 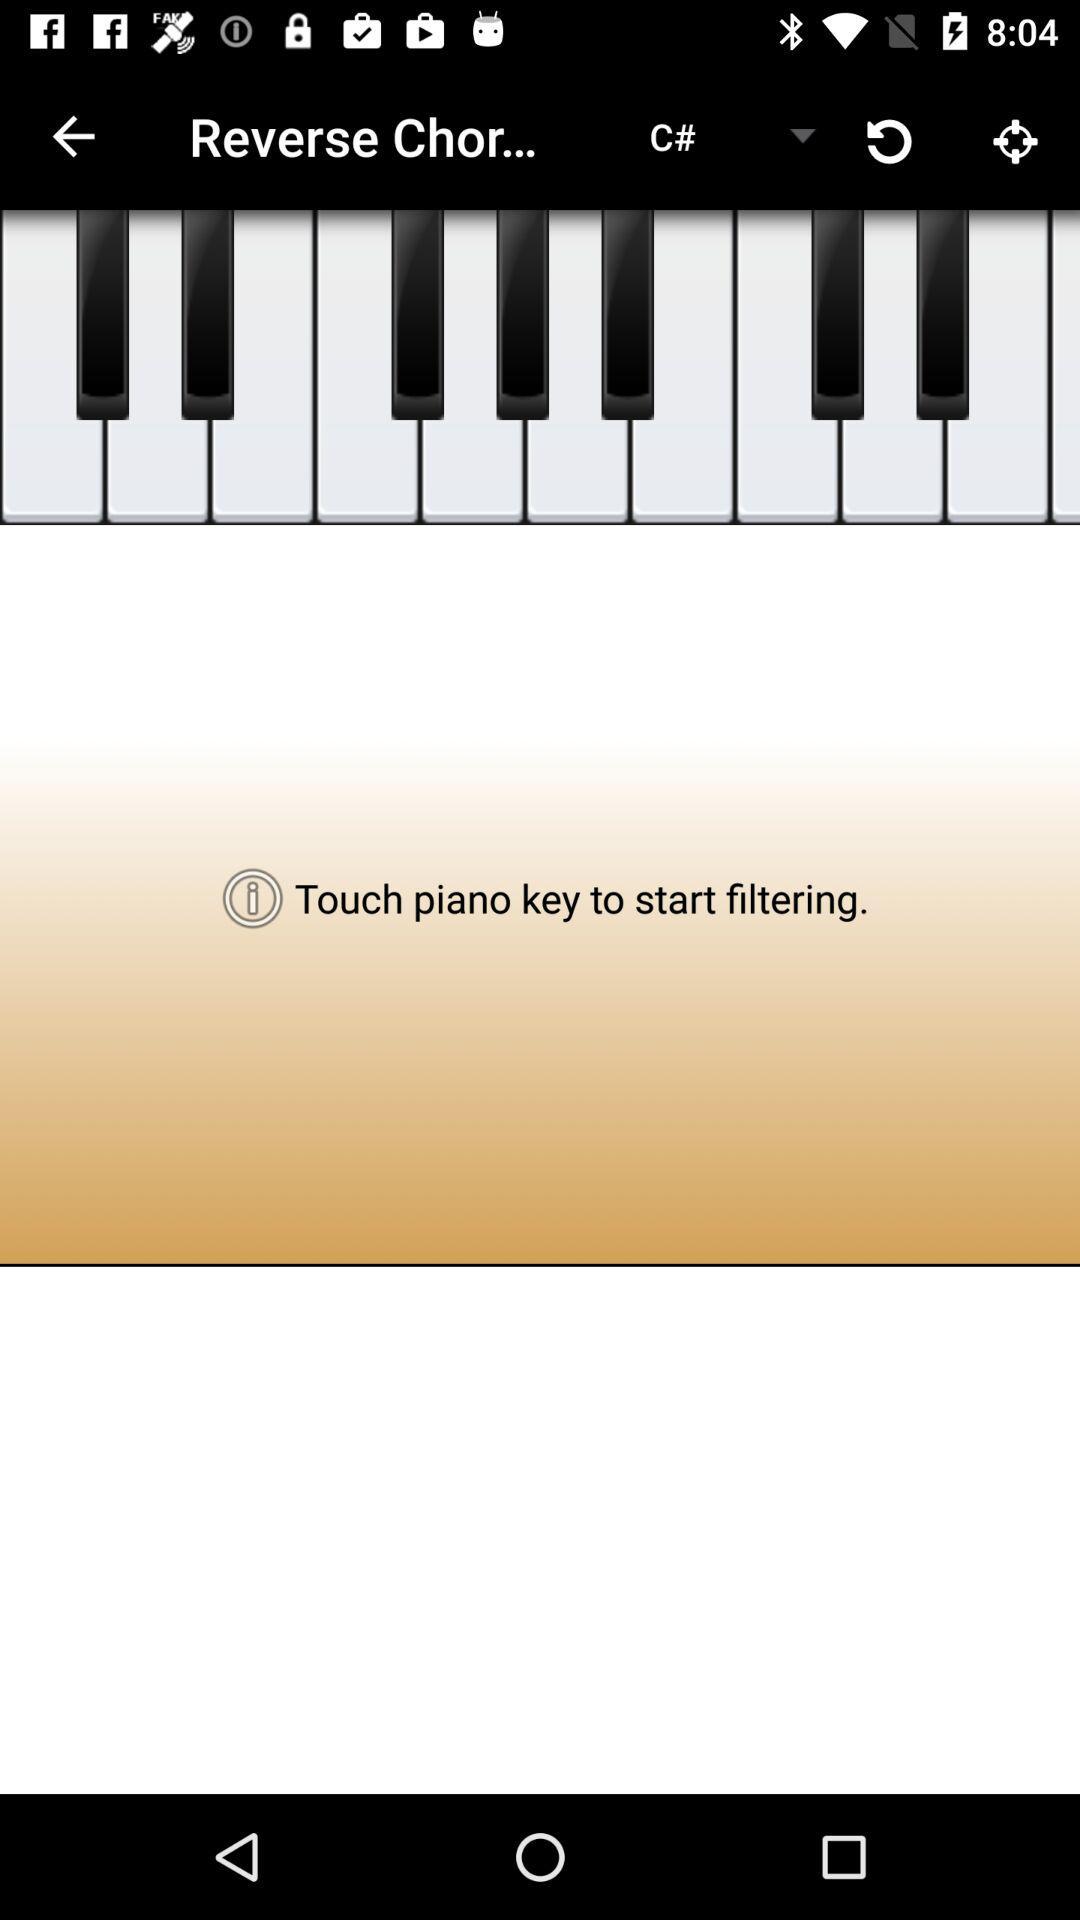 What do you see at coordinates (367, 367) in the screenshot?
I see `piano key` at bounding box center [367, 367].